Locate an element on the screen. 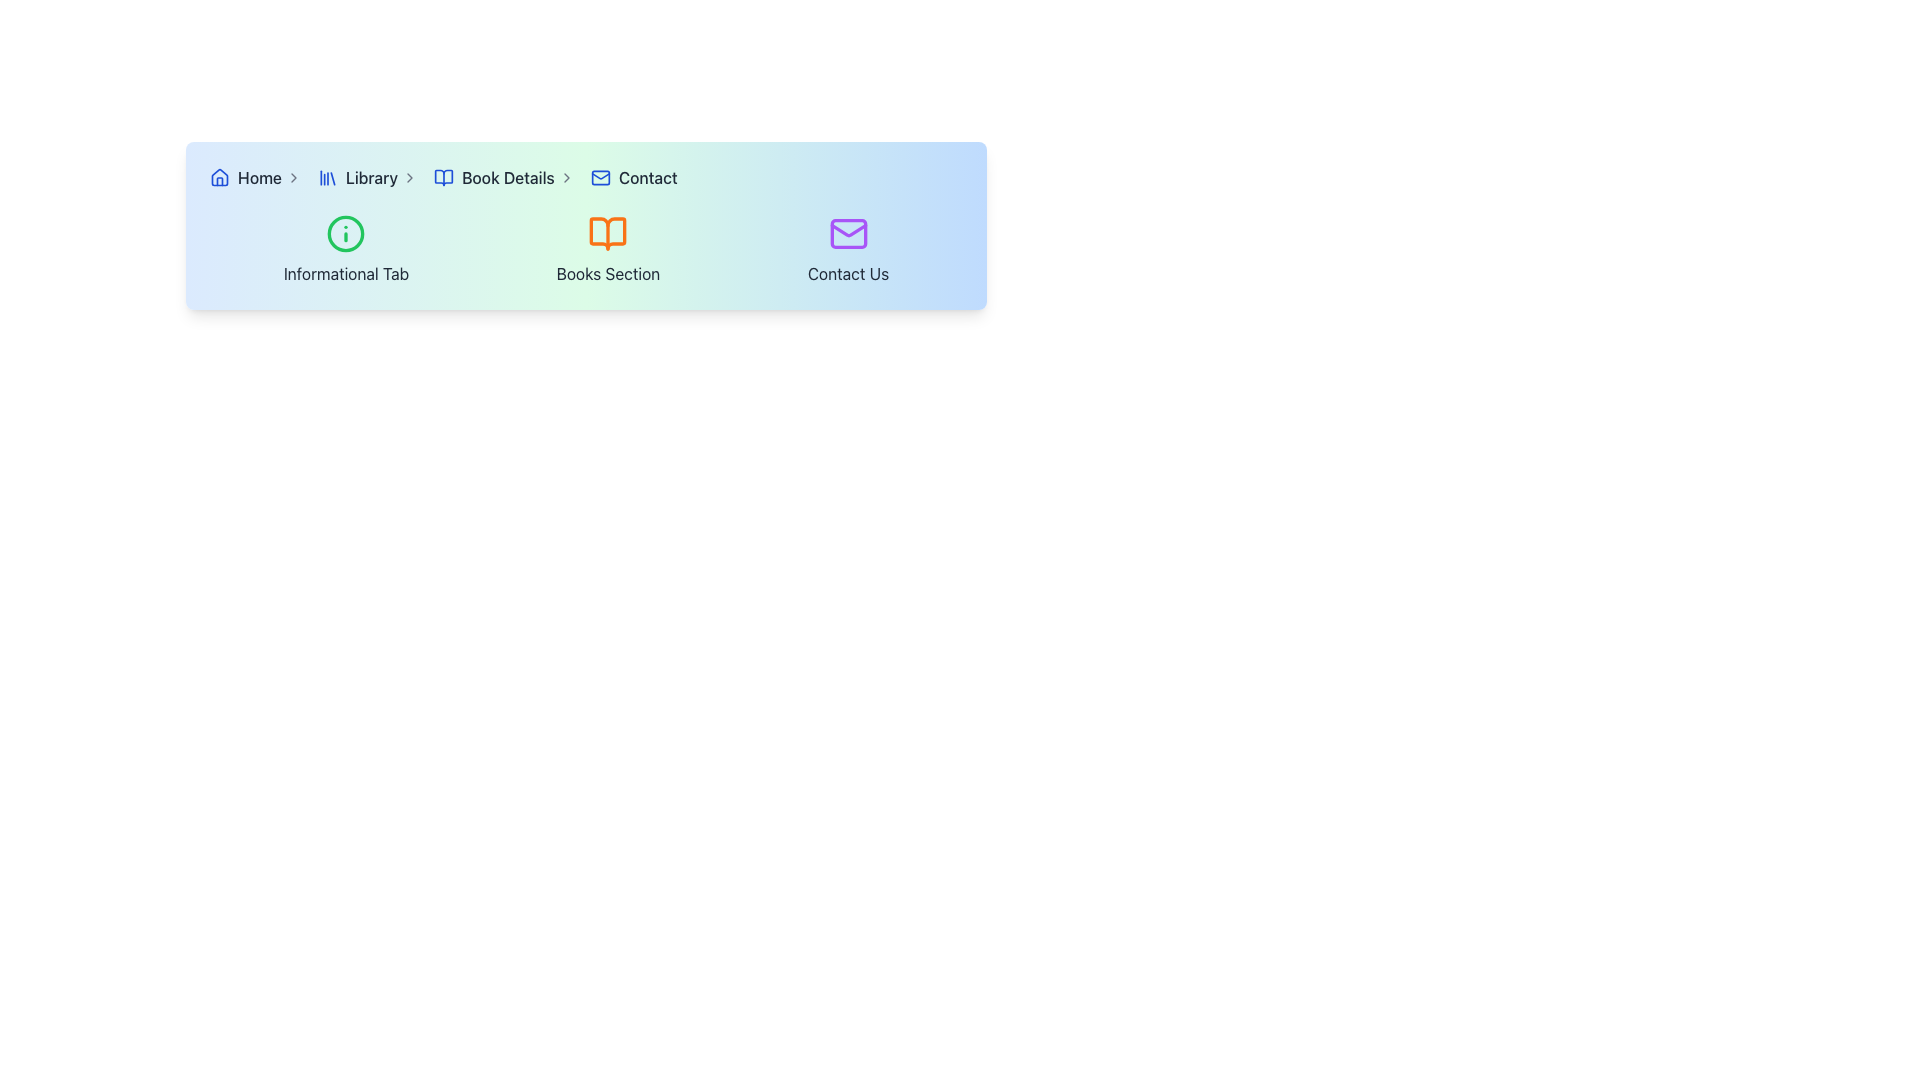 The image size is (1920, 1080). the leftmost tab labeled 'Informational Tab' is located at coordinates (346, 249).